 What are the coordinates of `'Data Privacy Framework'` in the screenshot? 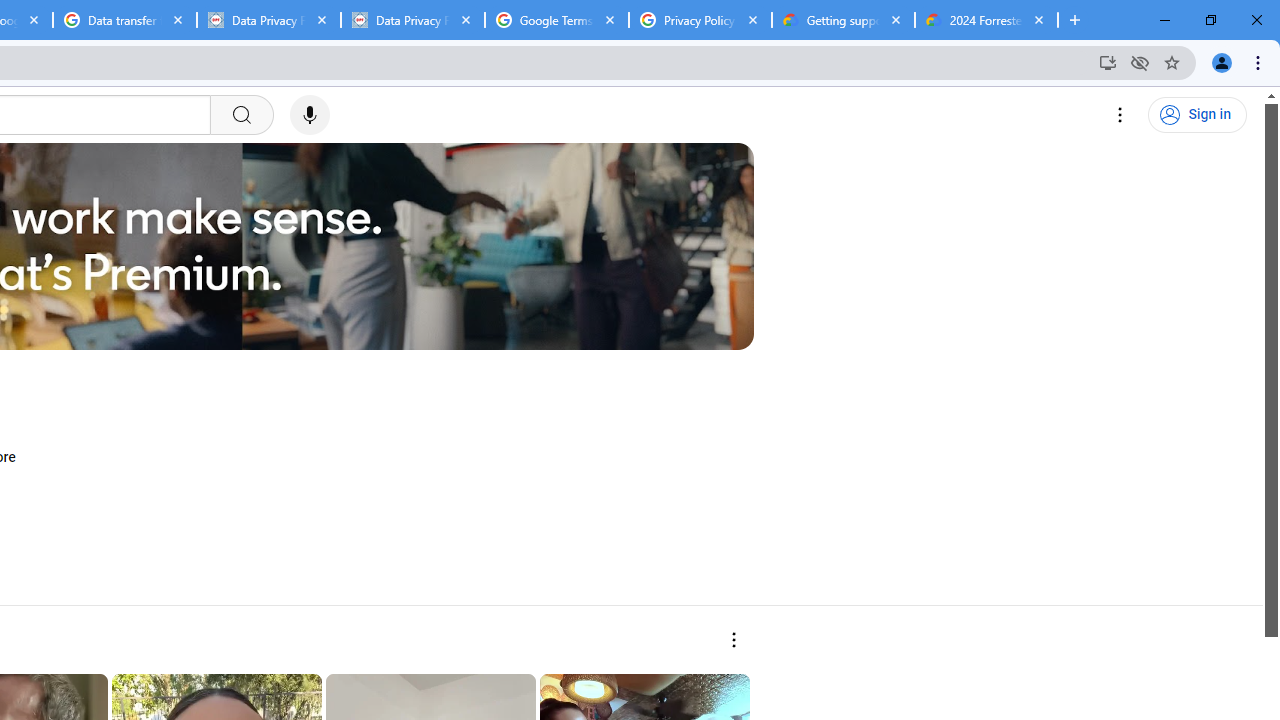 It's located at (411, 20).